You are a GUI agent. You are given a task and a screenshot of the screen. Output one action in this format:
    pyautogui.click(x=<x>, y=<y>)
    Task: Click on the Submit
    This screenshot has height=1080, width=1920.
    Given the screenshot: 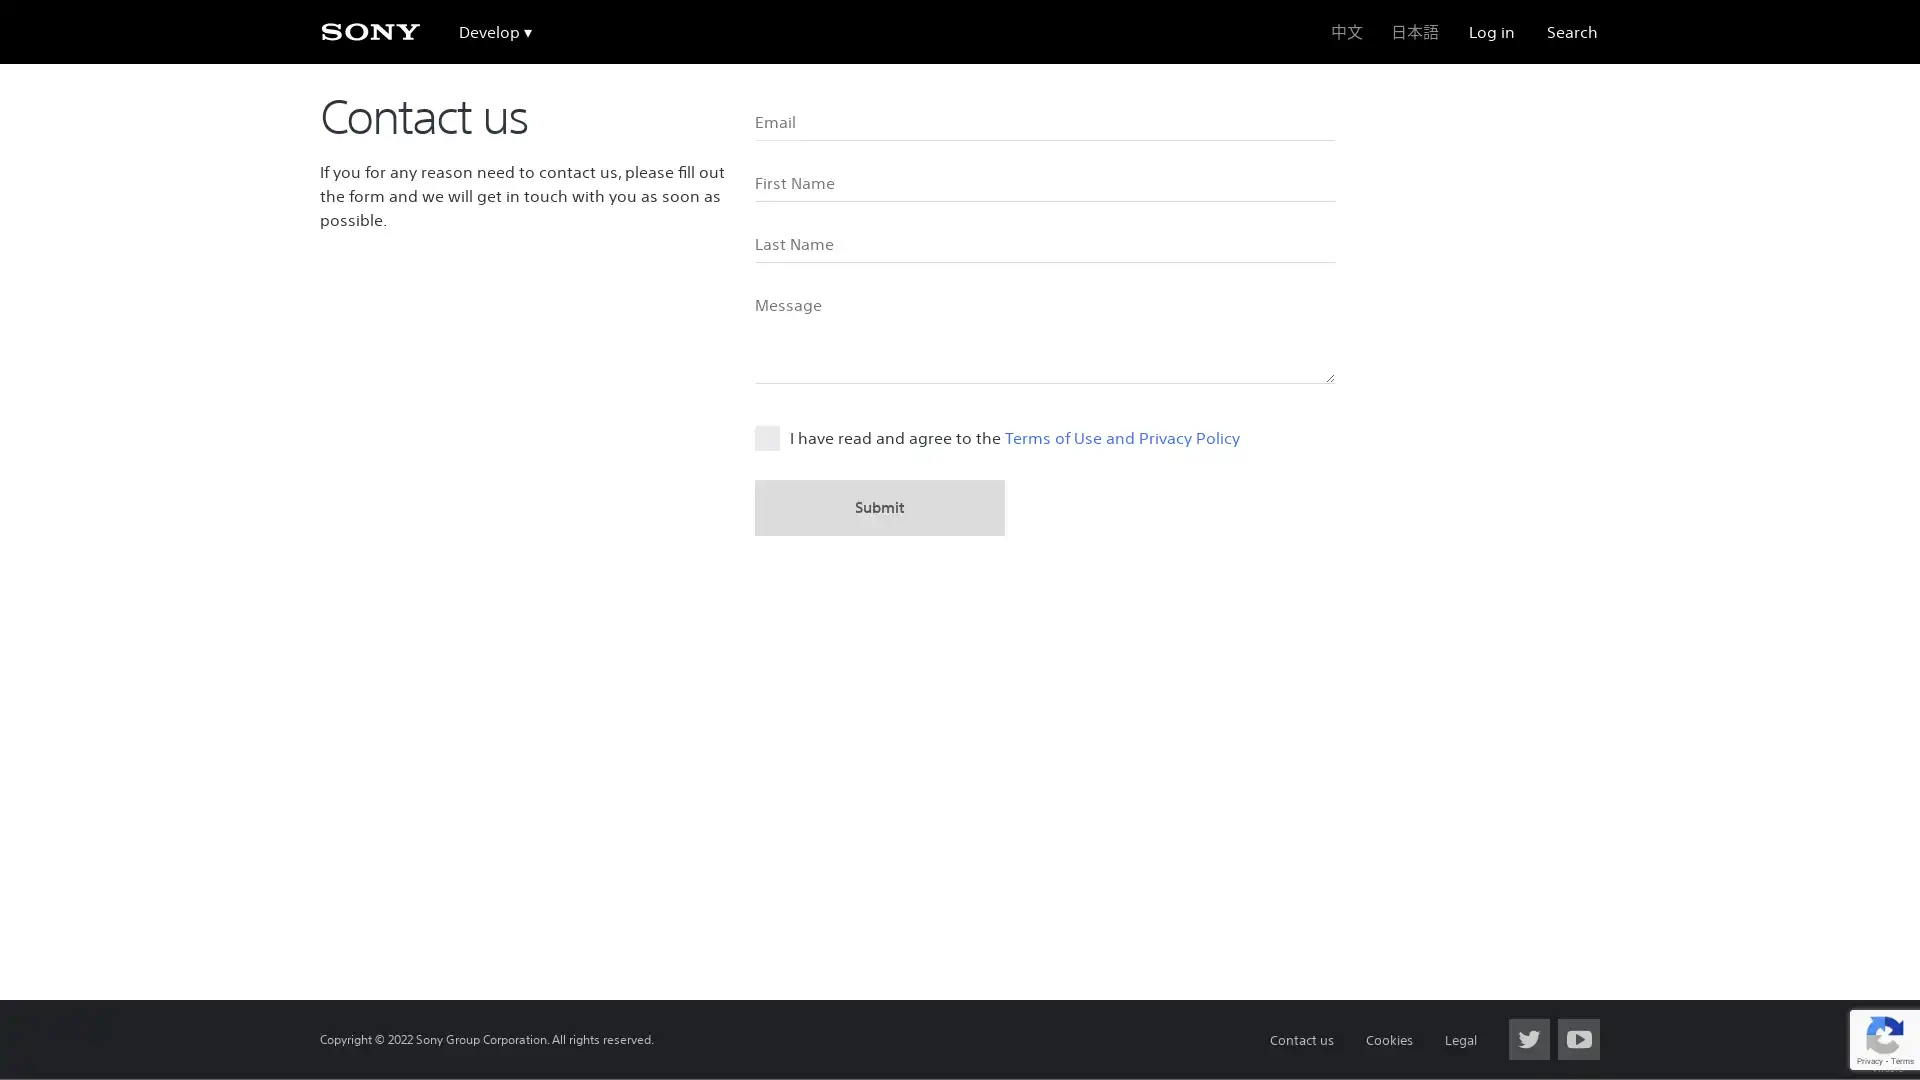 What is the action you would take?
    pyautogui.click(x=878, y=506)
    